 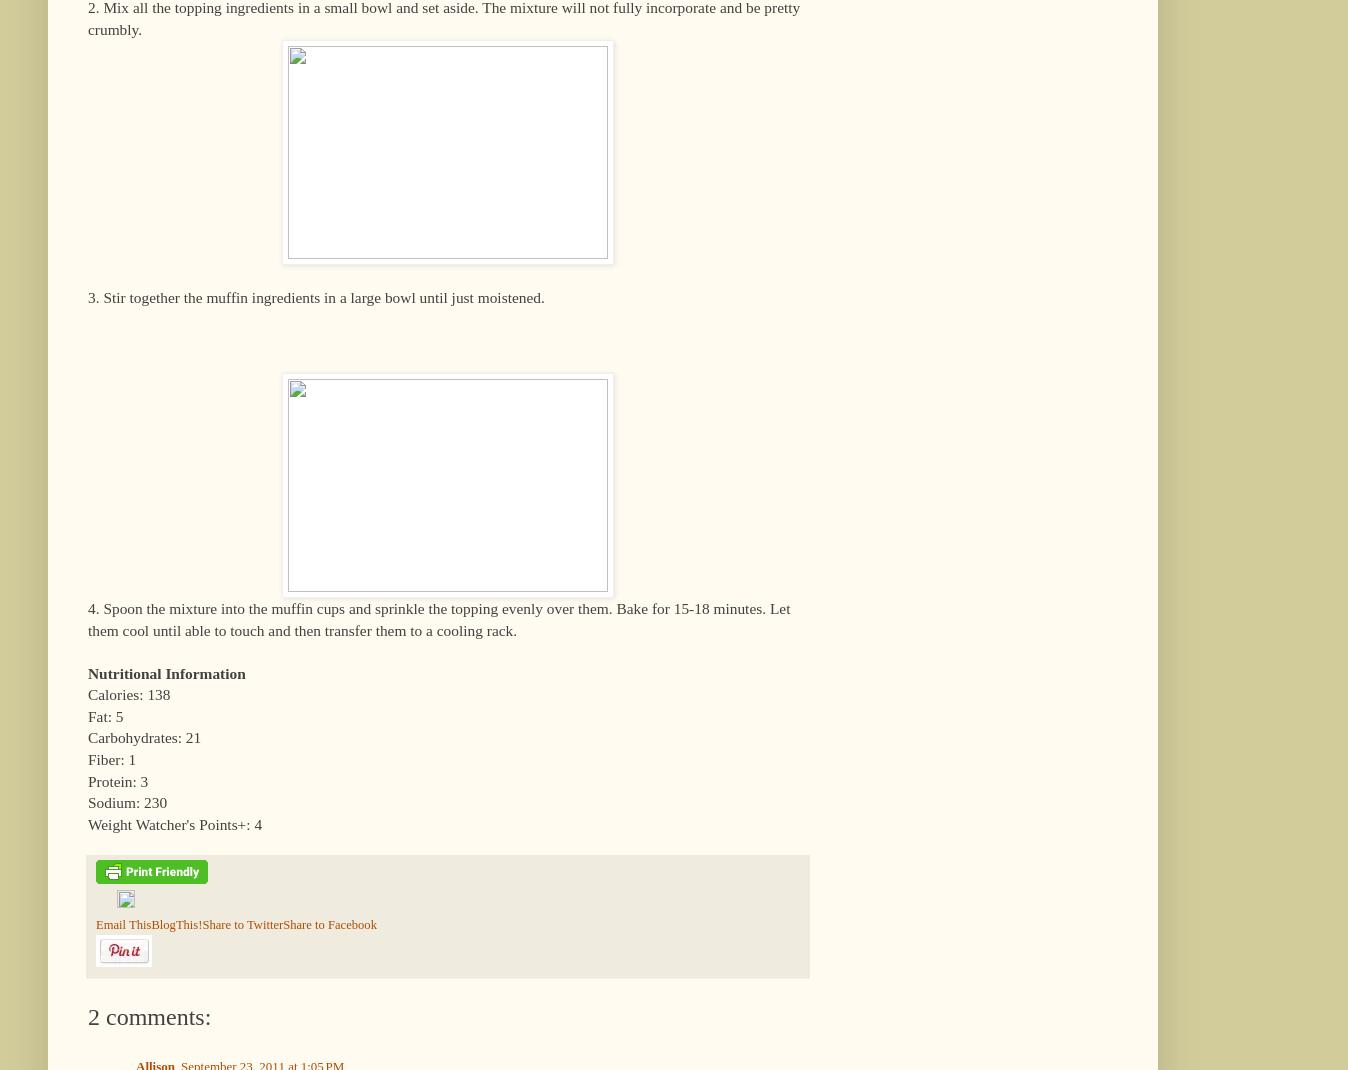 What do you see at coordinates (176, 923) in the screenshot?
I see `'BlogThis!'` at bounding box center [176, 923].